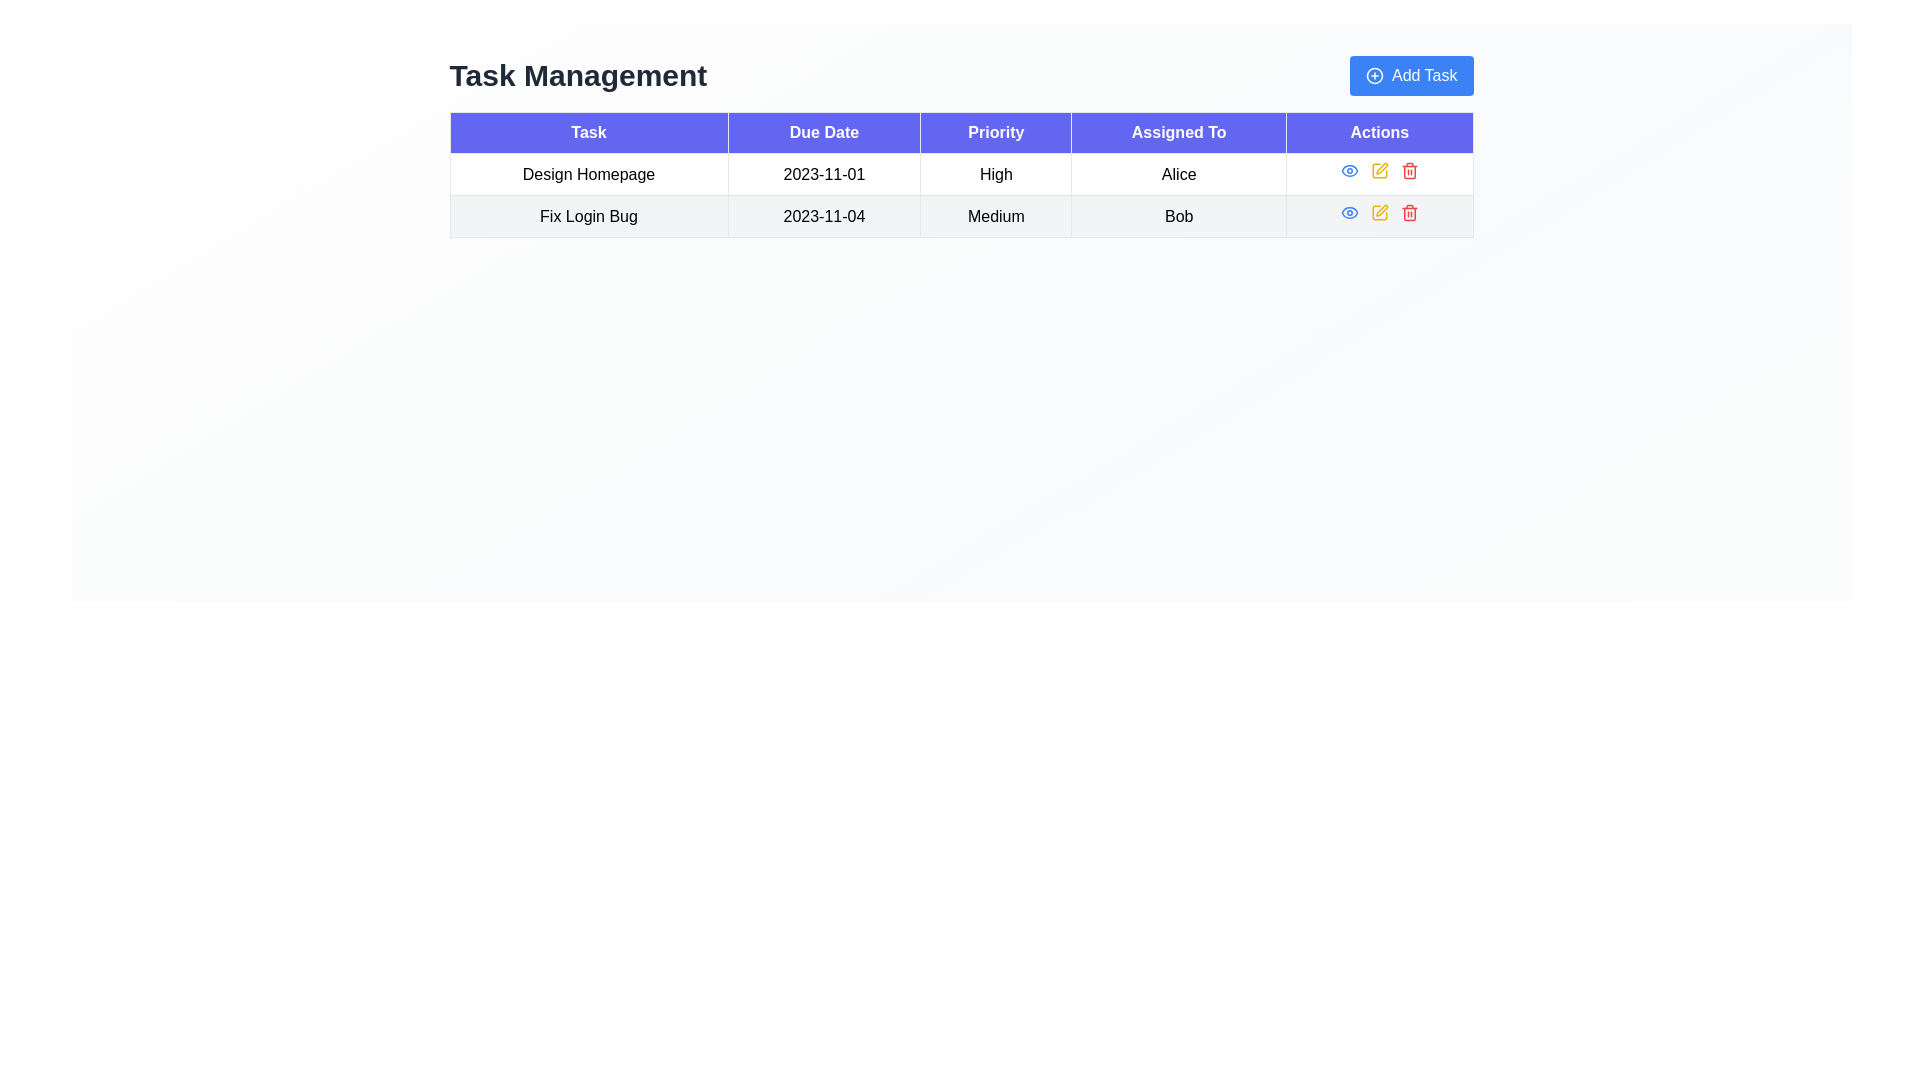 The image size is (1920, 1080). Describe the element at coordinates (1378, 216) in the screenshot. I see `the action icons` at that location.